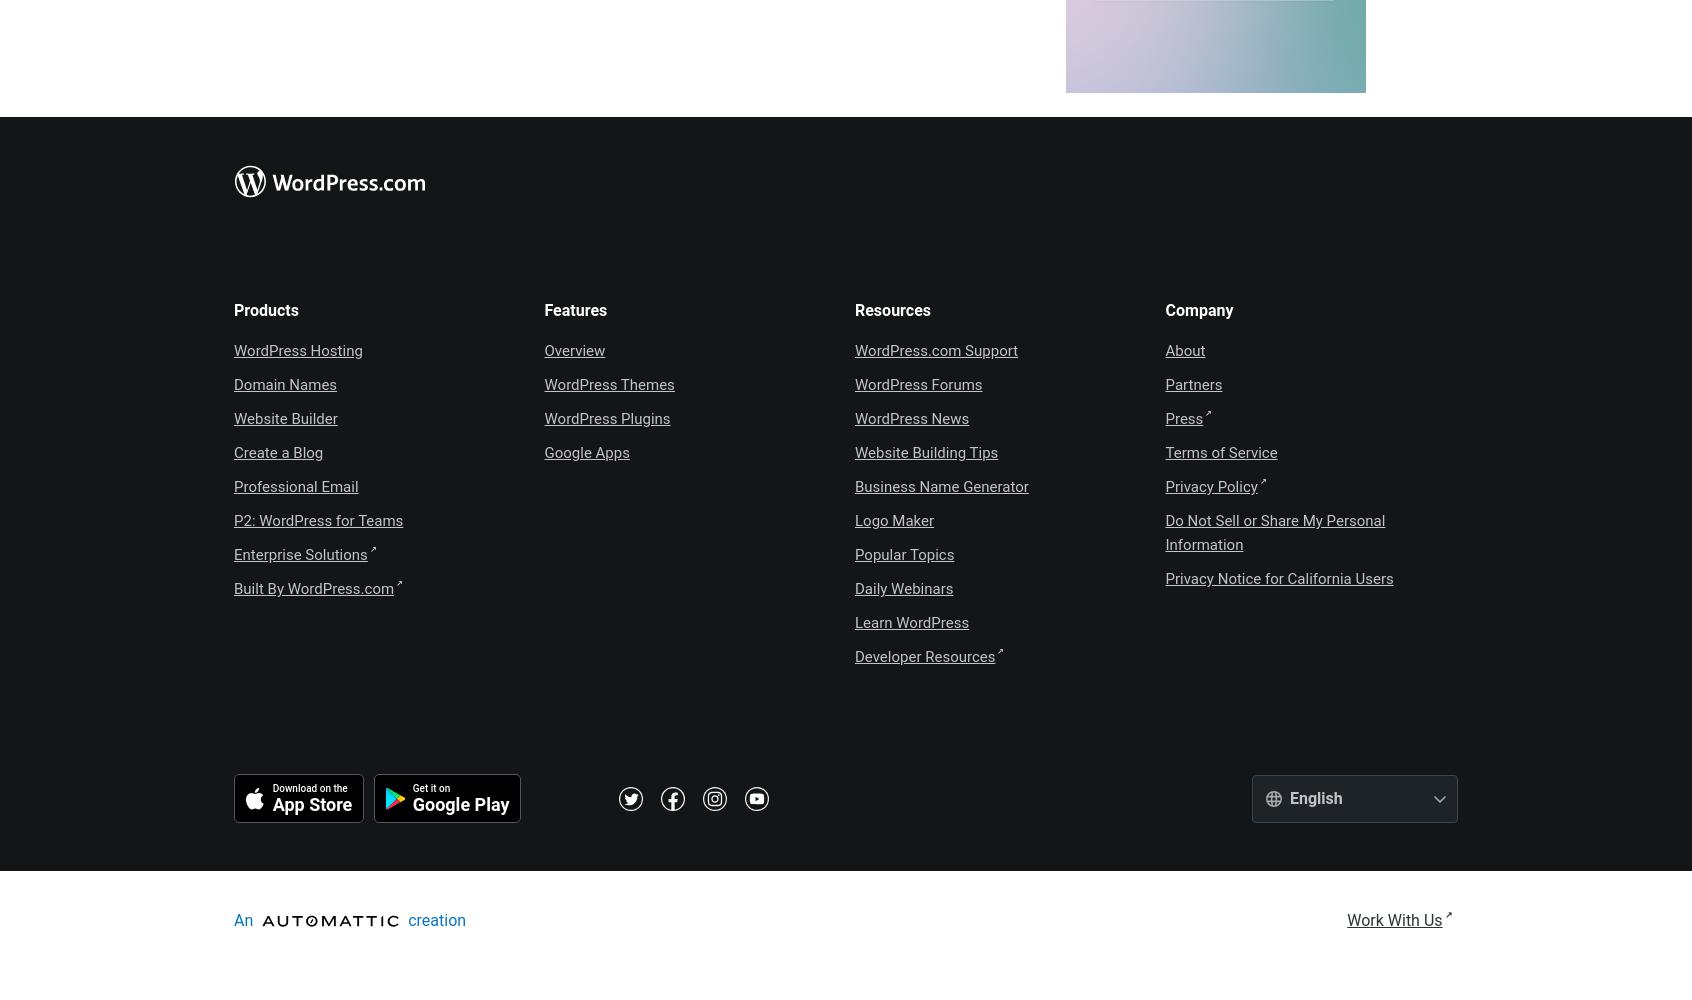 Image resolution: width=1692 pixels, height=1000 pixels. What do you see at coordinates (892, 310) in the screenshot?
I see `'Resources'` at bounding box center [892, 310].